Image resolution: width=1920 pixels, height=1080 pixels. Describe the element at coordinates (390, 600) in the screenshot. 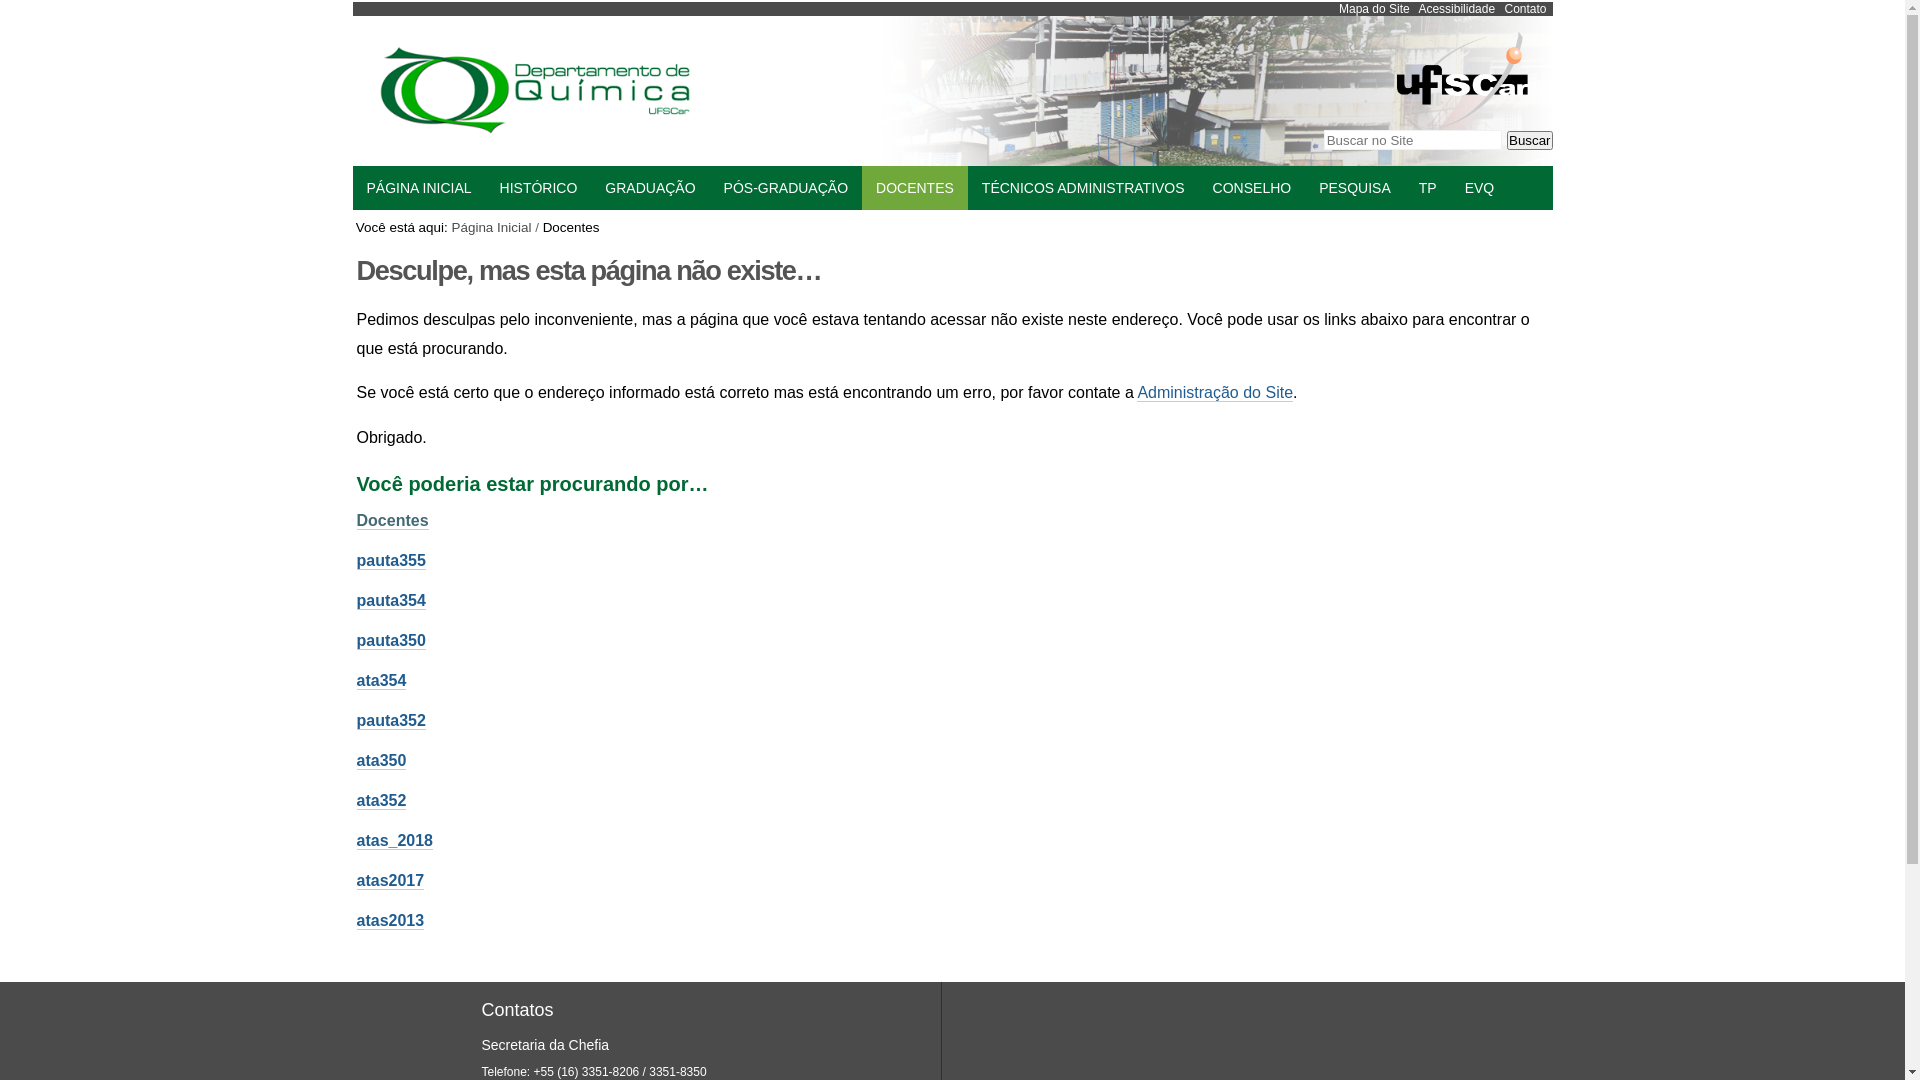

I see `'pauta354'` at that location.